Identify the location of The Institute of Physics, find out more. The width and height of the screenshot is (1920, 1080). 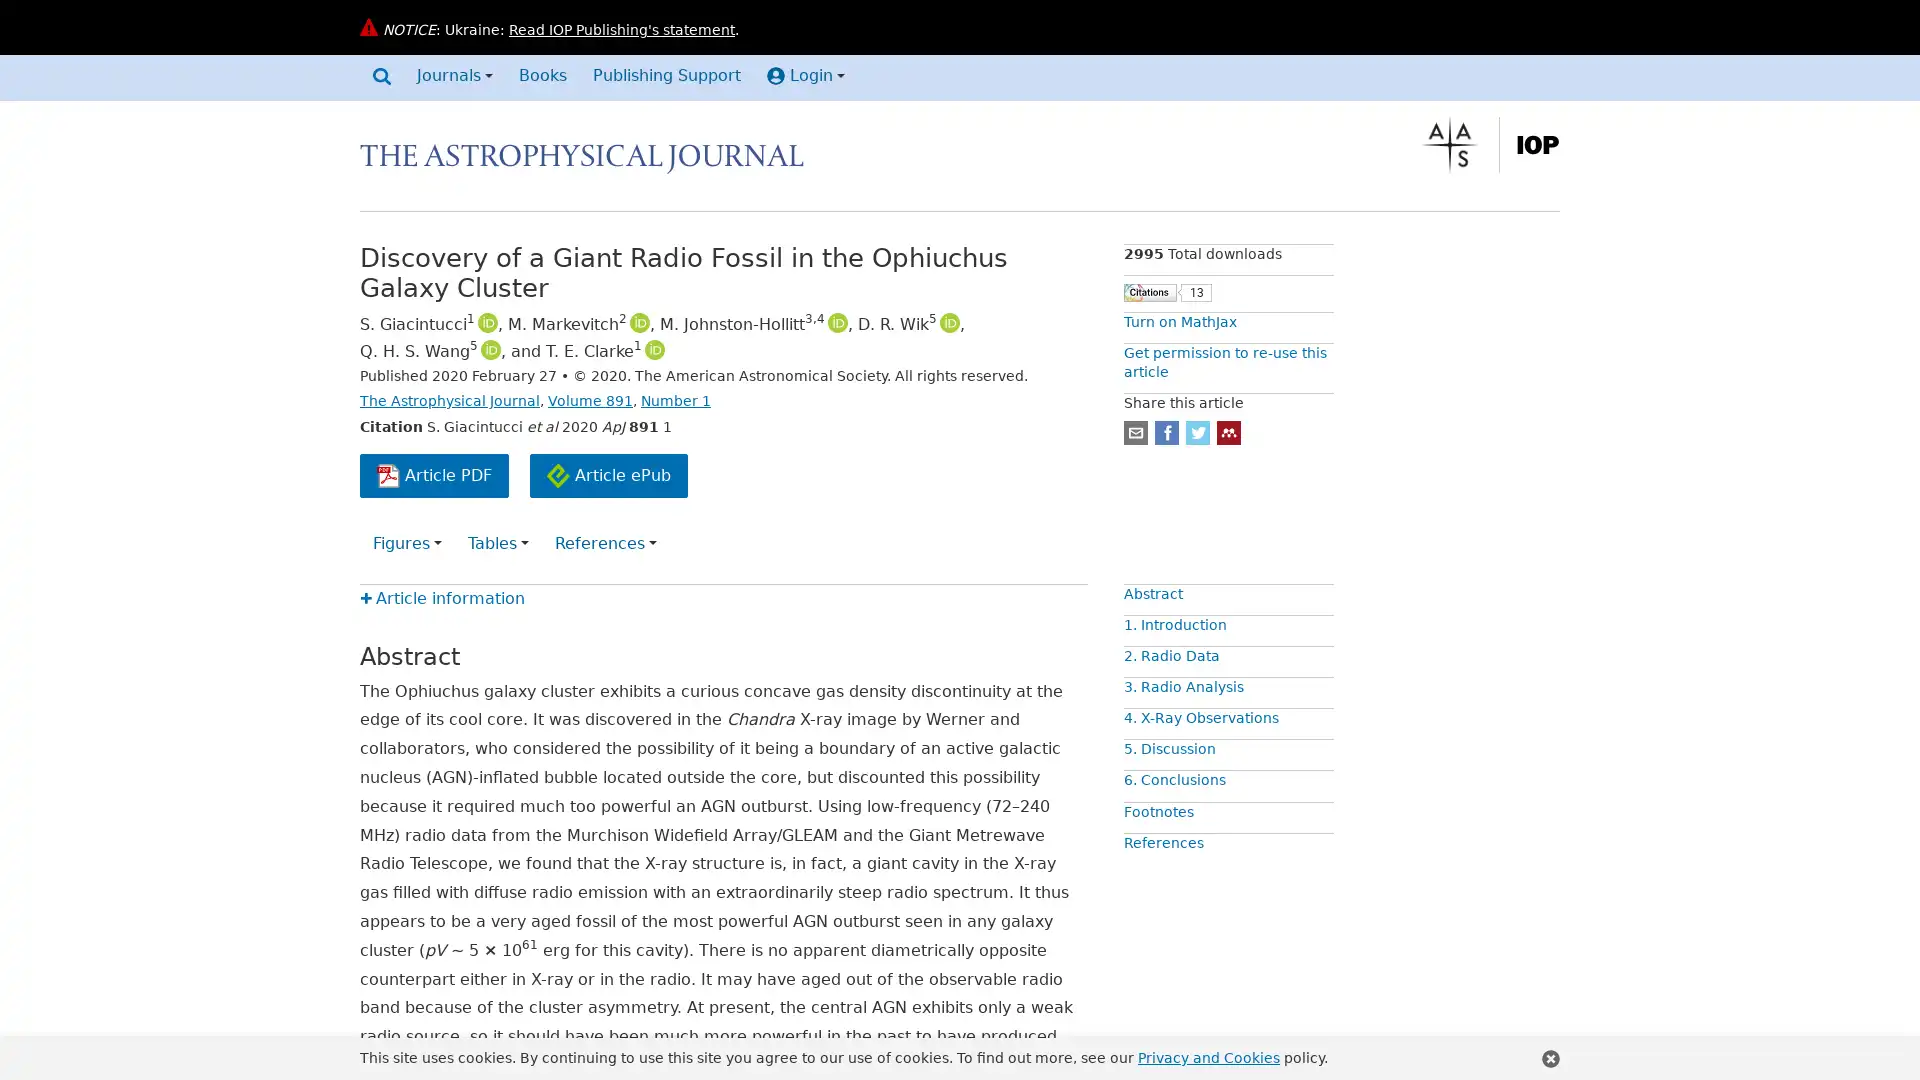
(1520, 147).